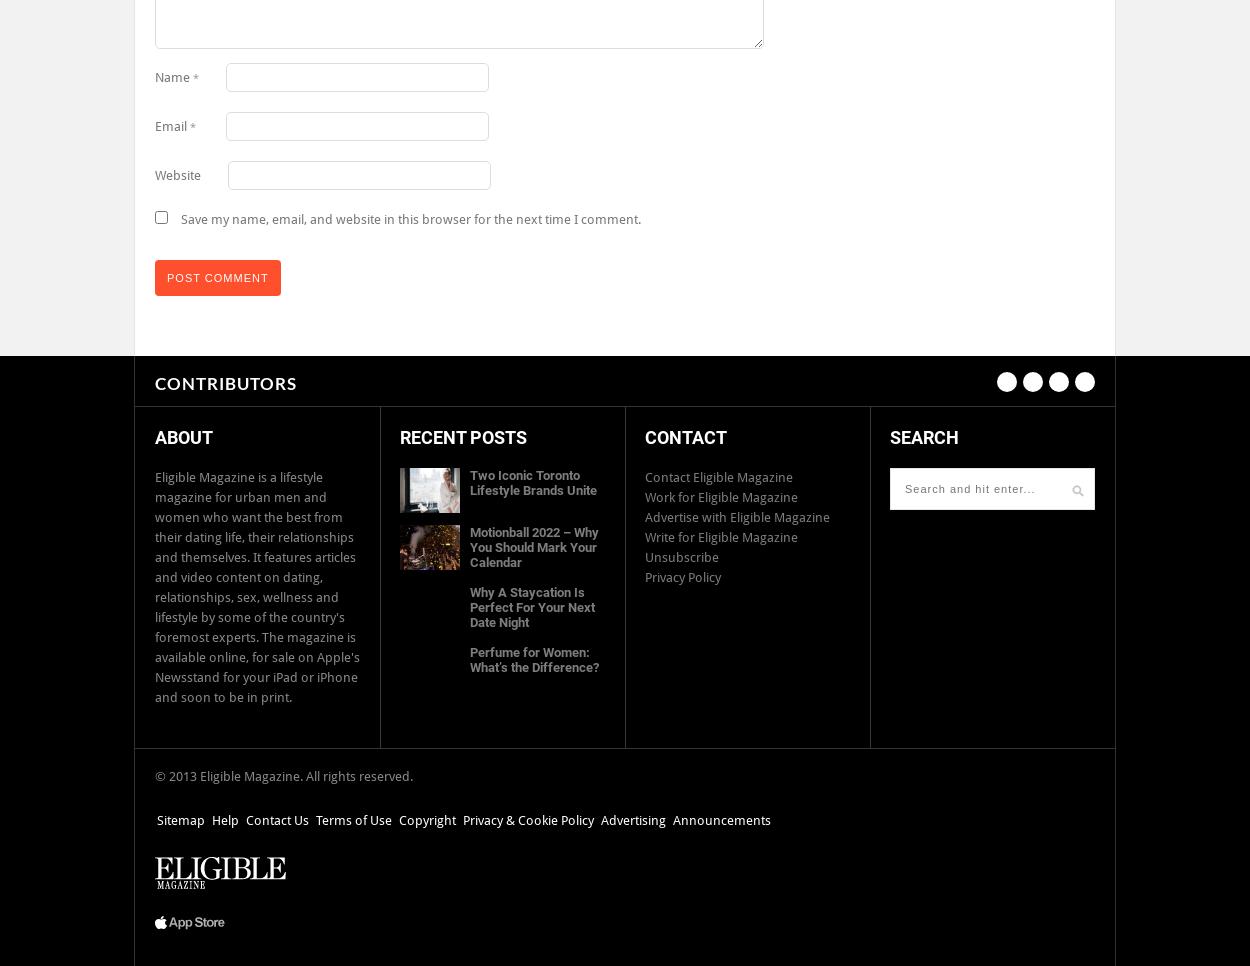  What do you see at coordinates (533, 483) in the screenshot?
I see `'Two Iconic Toronto Lifestyle Brands Unite'` at bounding box center [533, 483].